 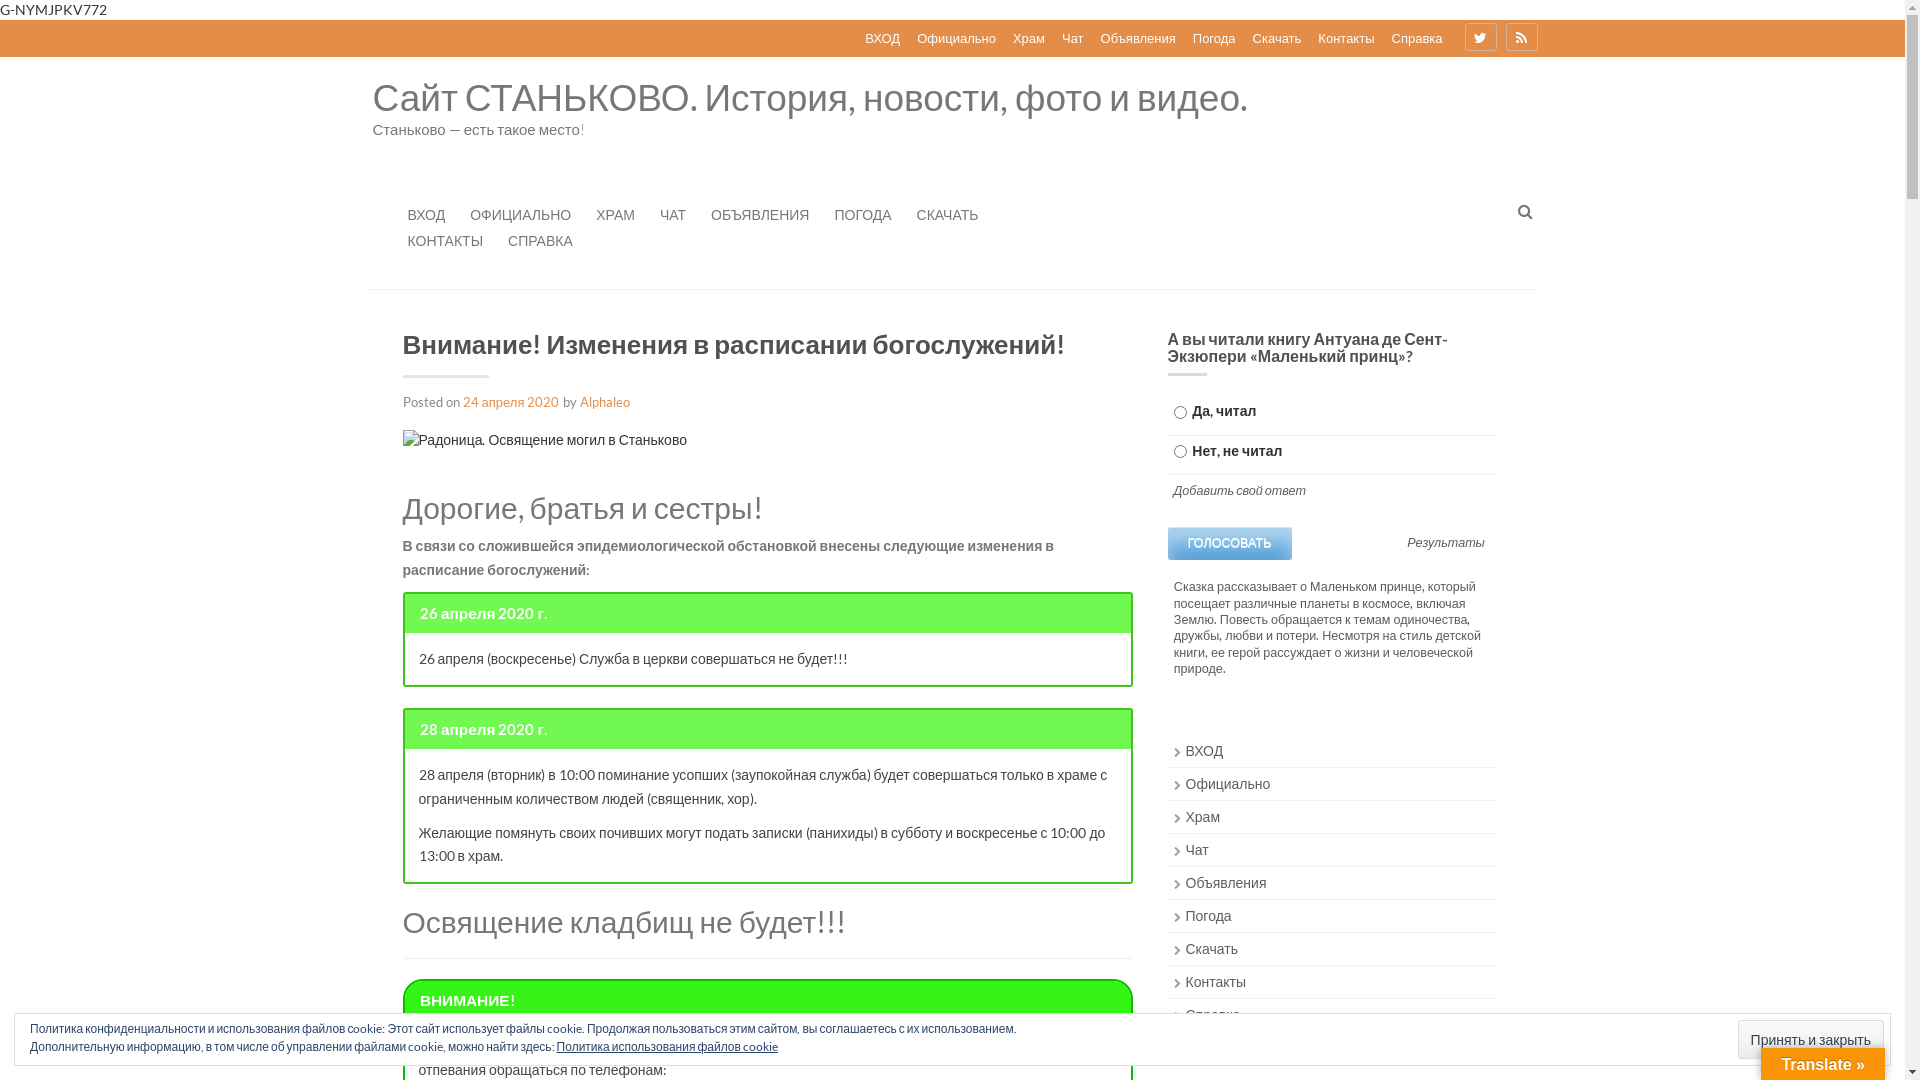 I want to click on 'Alphaleo', so click(x=603, y=401).